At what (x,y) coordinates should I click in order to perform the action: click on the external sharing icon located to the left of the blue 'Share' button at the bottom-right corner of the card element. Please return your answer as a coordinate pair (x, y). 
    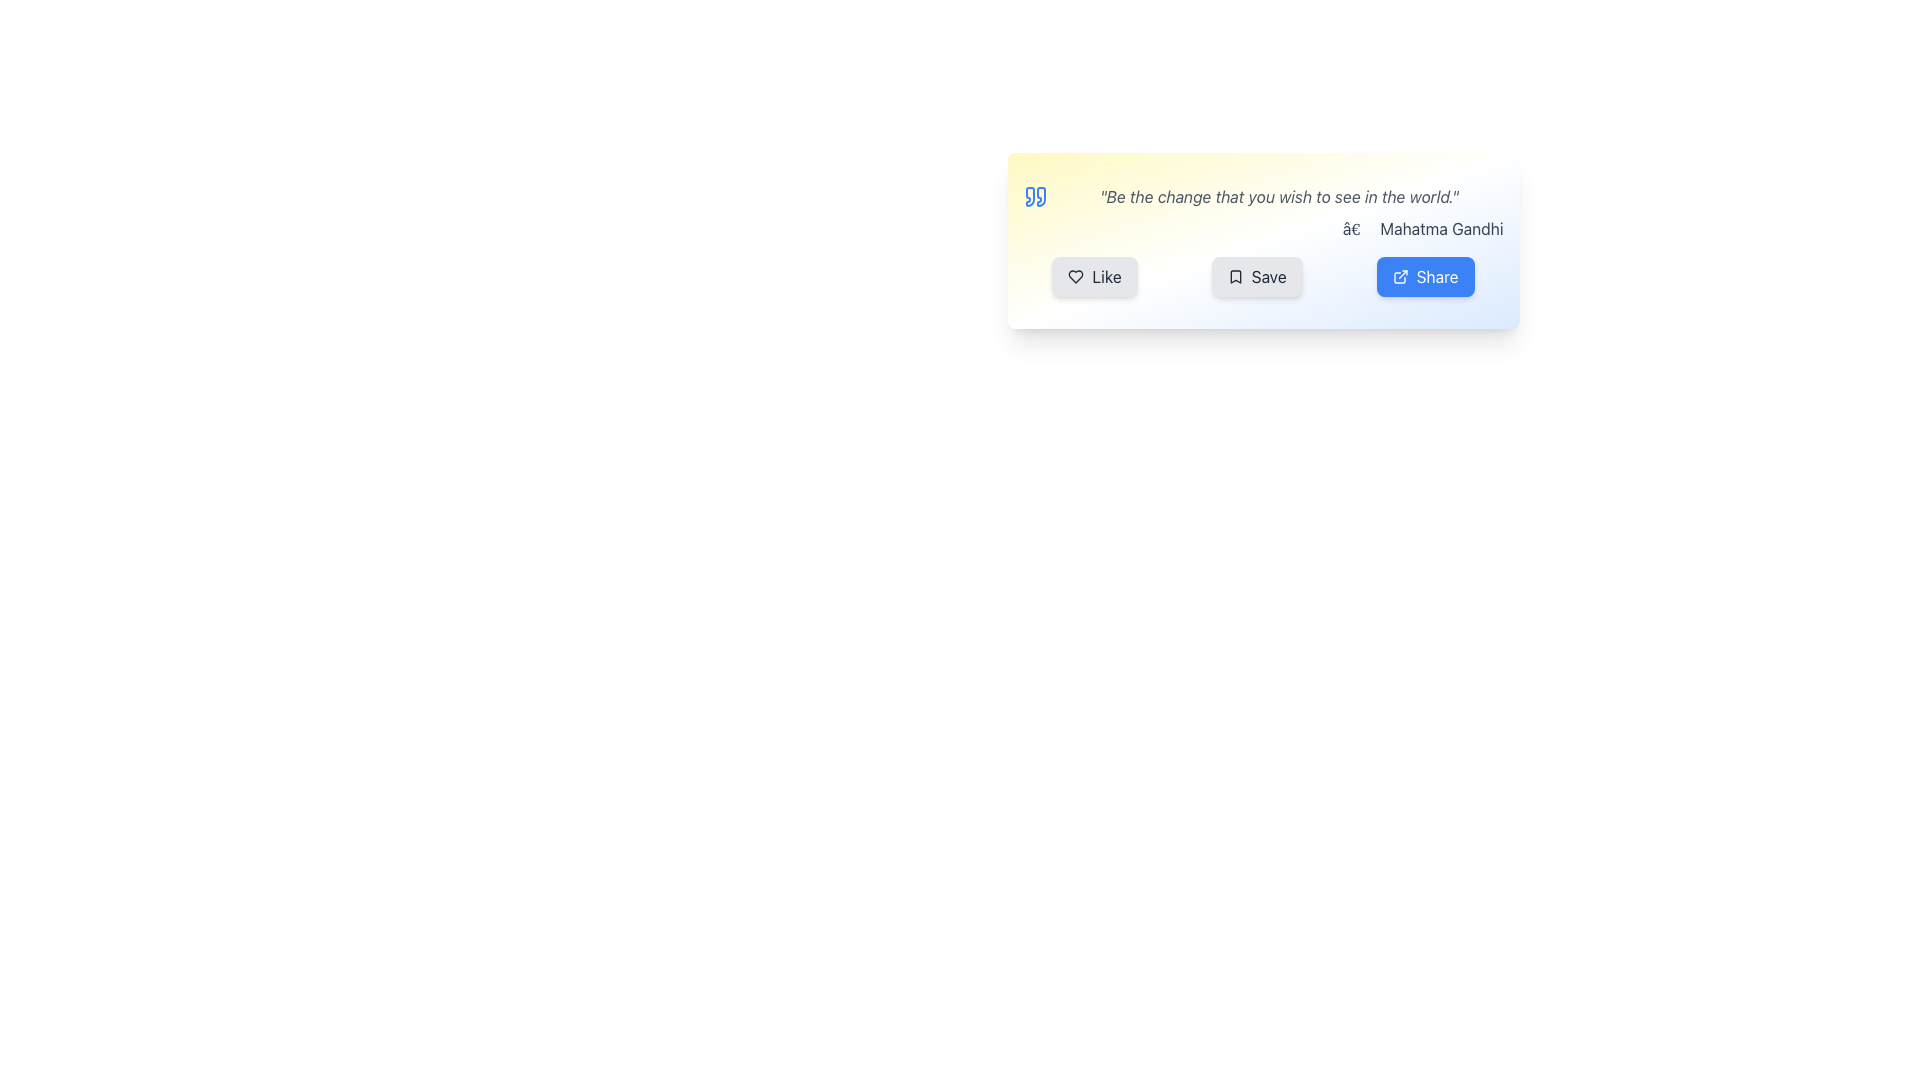
    Looking at the image, I should click on (1399, 277).